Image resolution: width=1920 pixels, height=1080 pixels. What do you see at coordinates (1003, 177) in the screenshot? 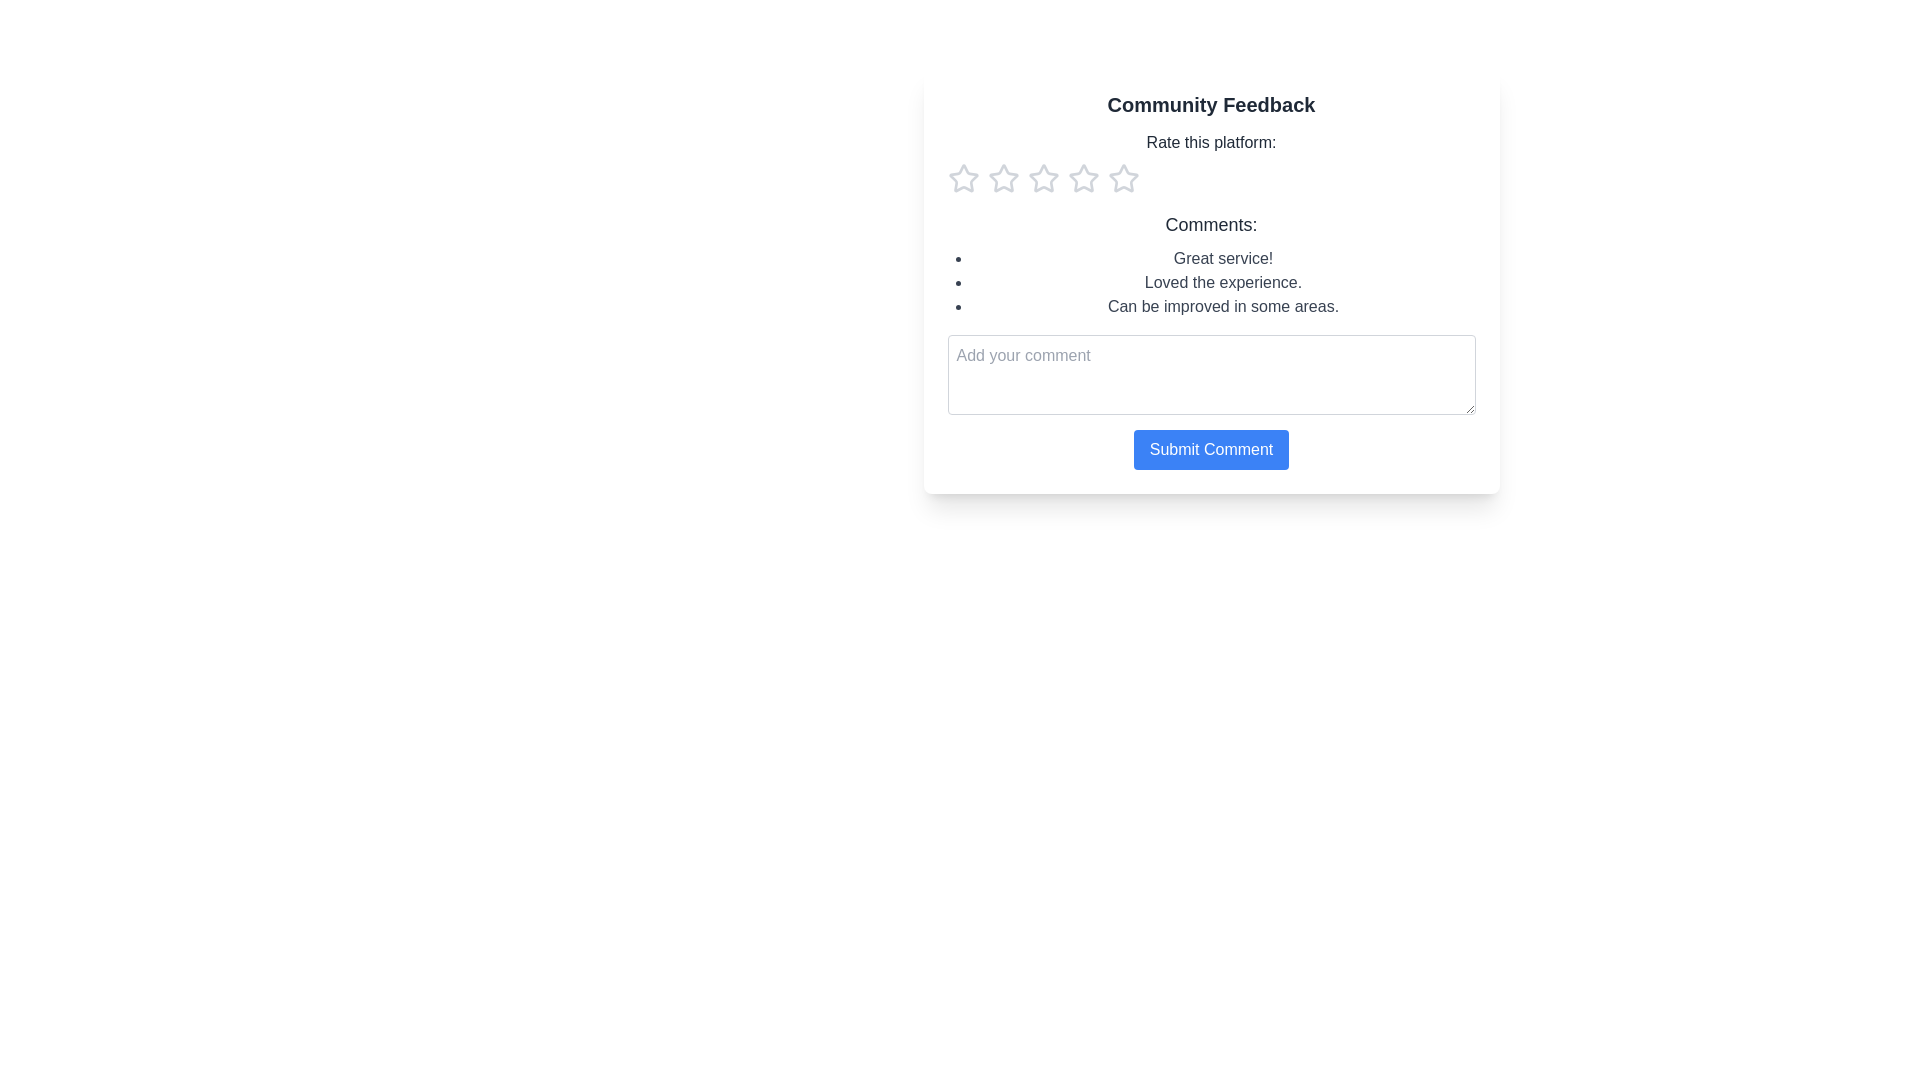
I see `the second star icon in the 5-star rating system located near the top of the community feedback card, directly below the prompt 'Rate this platform:'` at bounding box center [1003, 177].